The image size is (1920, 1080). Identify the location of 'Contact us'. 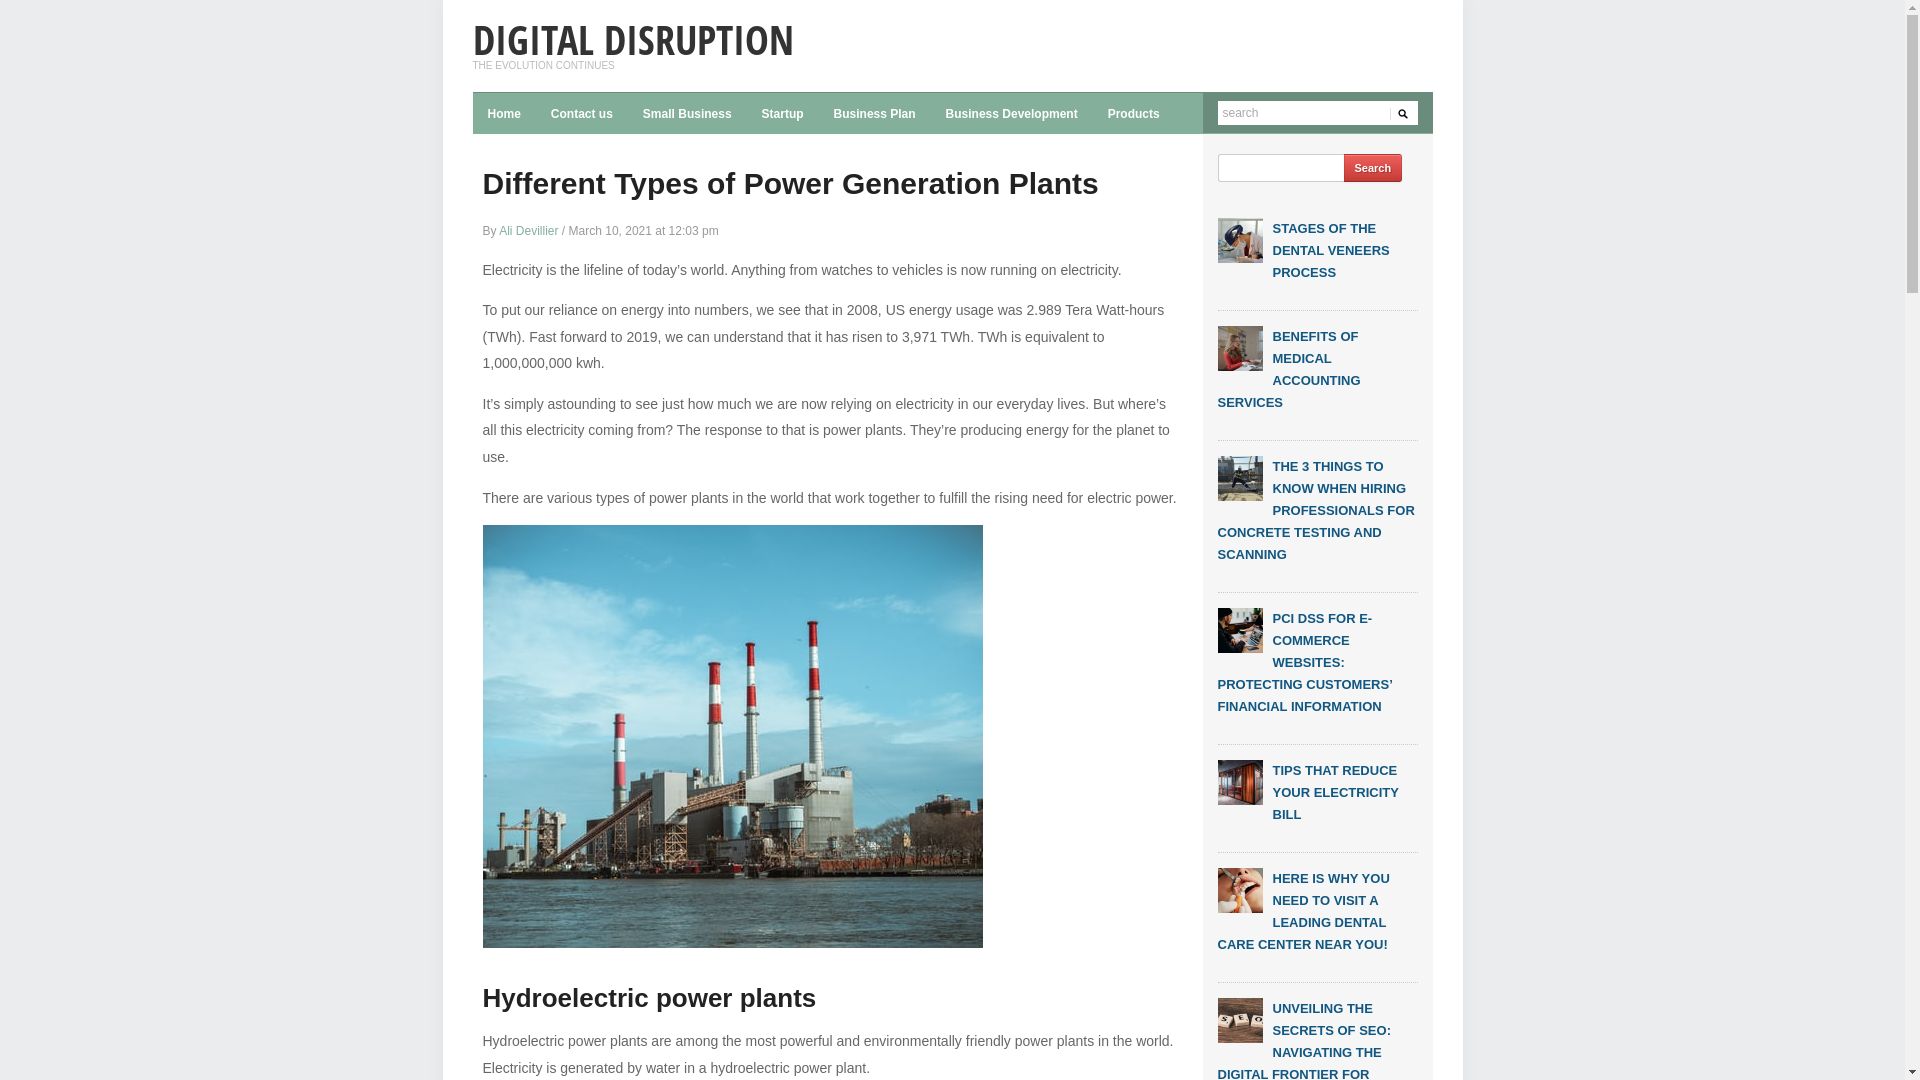
(536, 112).